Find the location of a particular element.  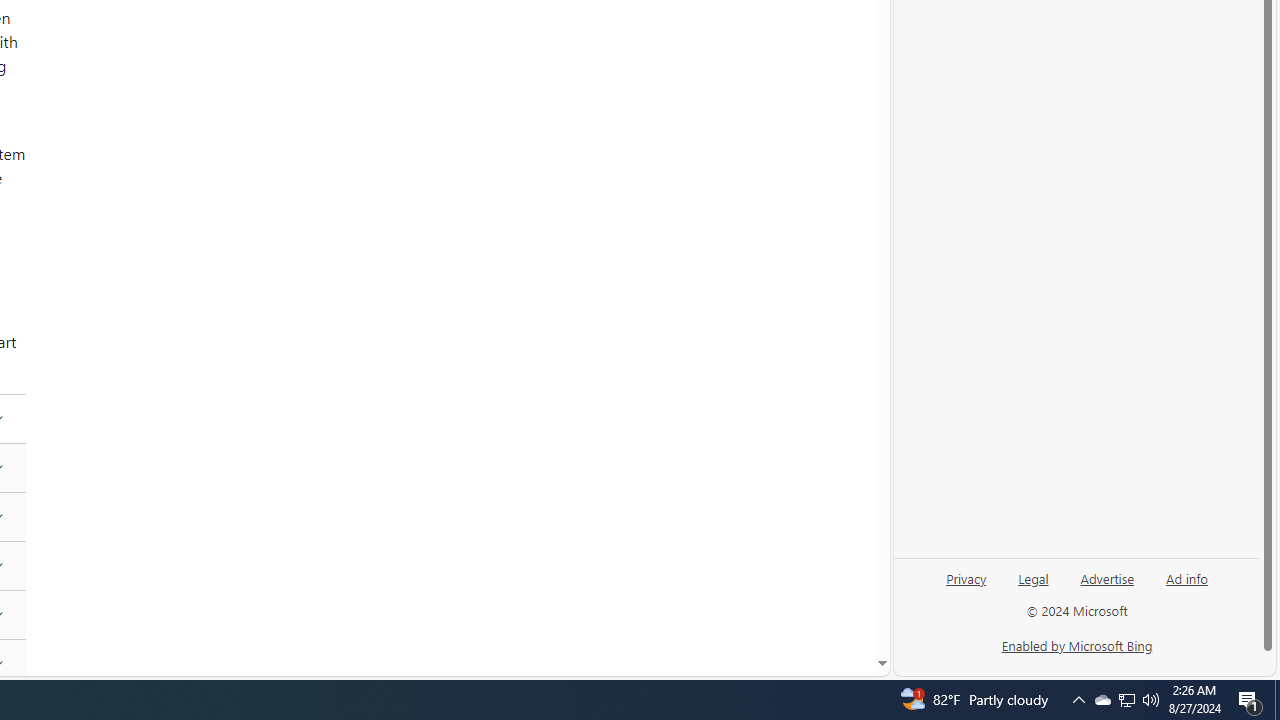

'Ad info' is located at coordinates (1186, 585).